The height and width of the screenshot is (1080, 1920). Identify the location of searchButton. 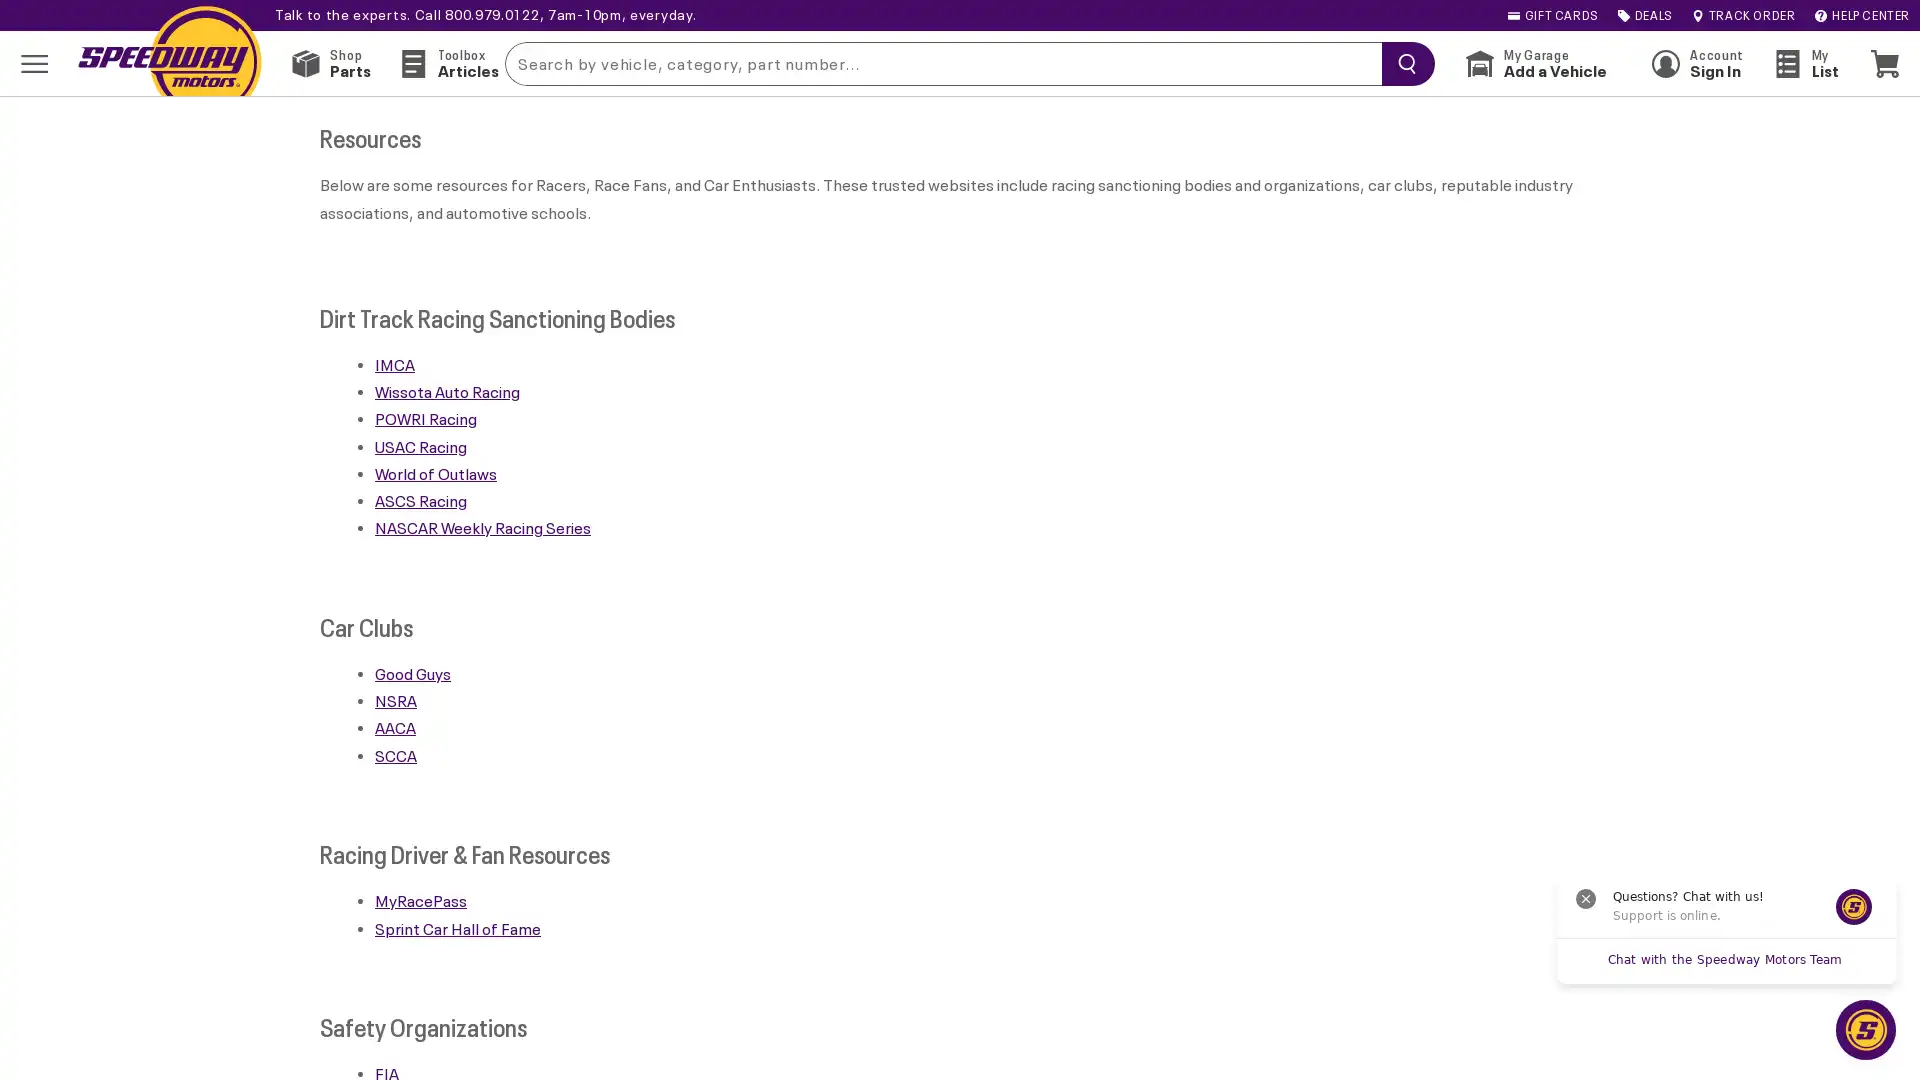
(1402, 61).